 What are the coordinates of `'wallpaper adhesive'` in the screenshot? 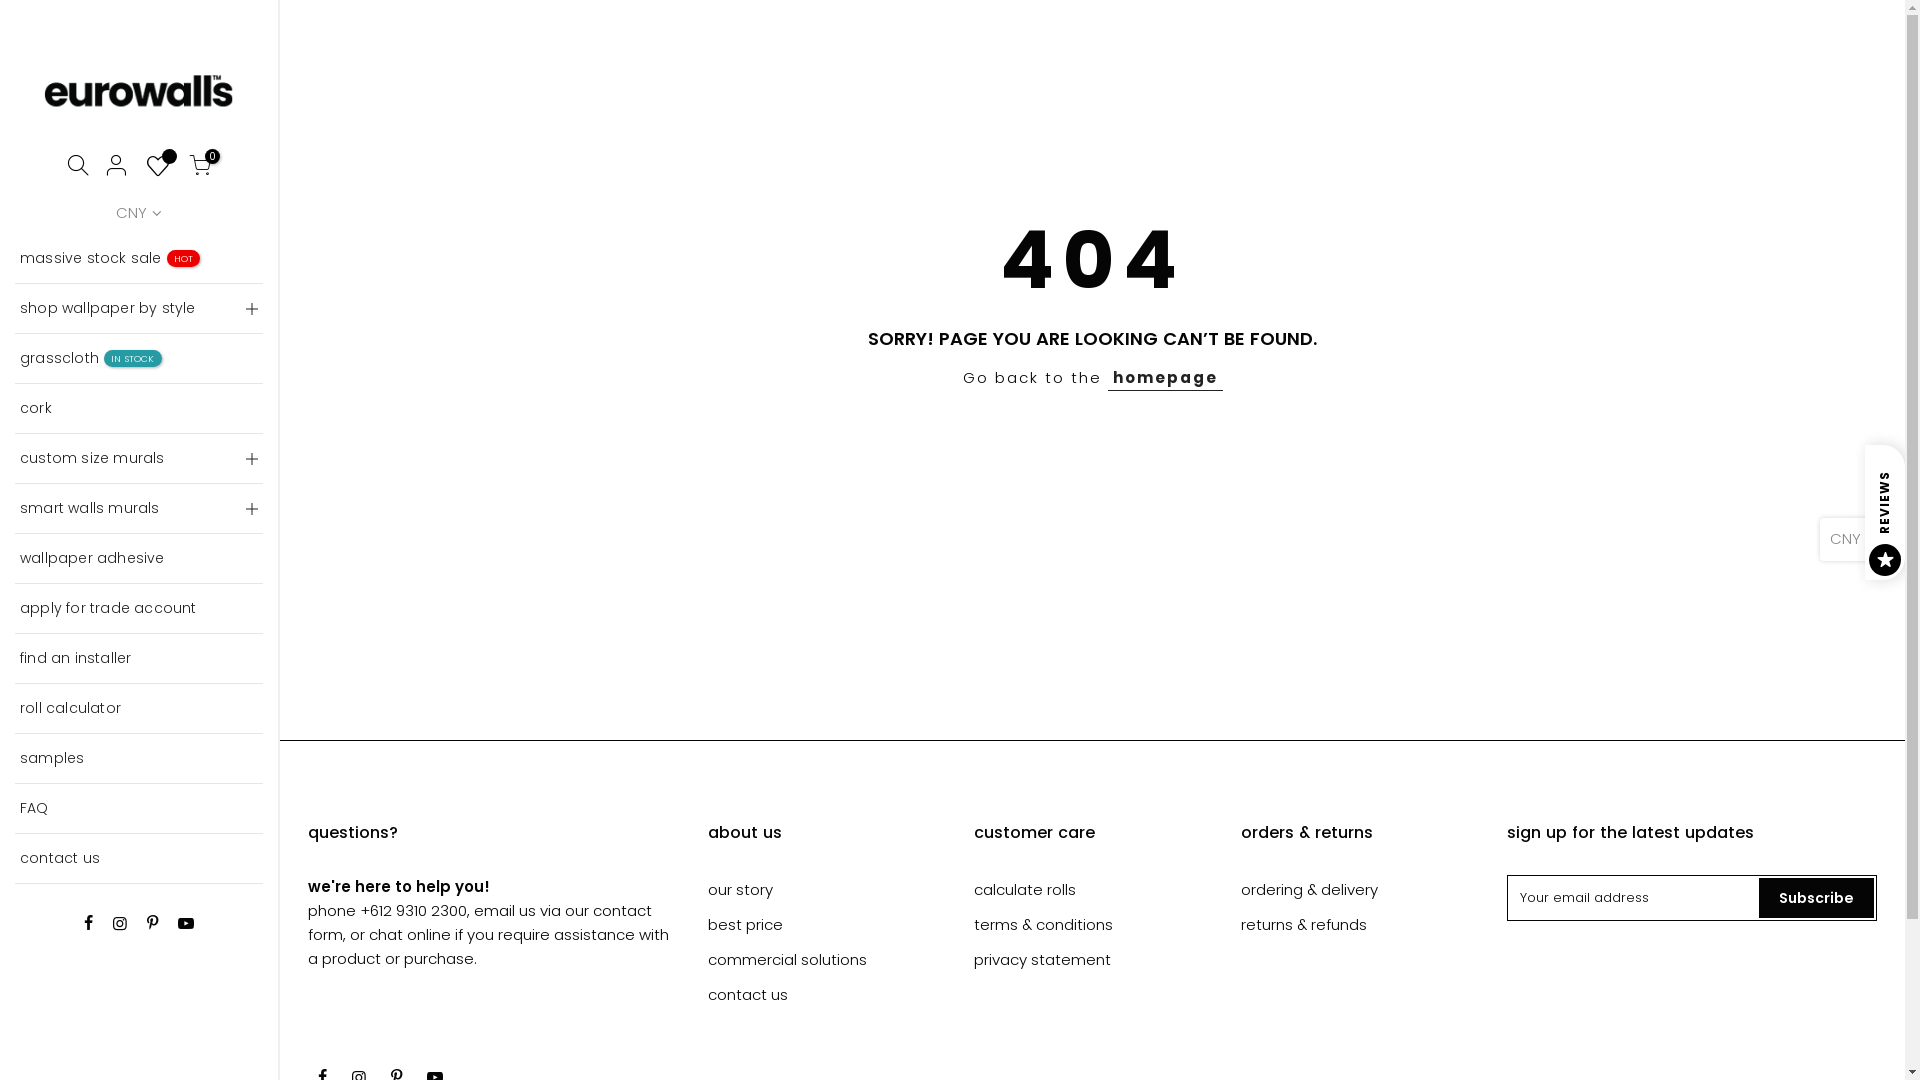 It's located at (138, 559).